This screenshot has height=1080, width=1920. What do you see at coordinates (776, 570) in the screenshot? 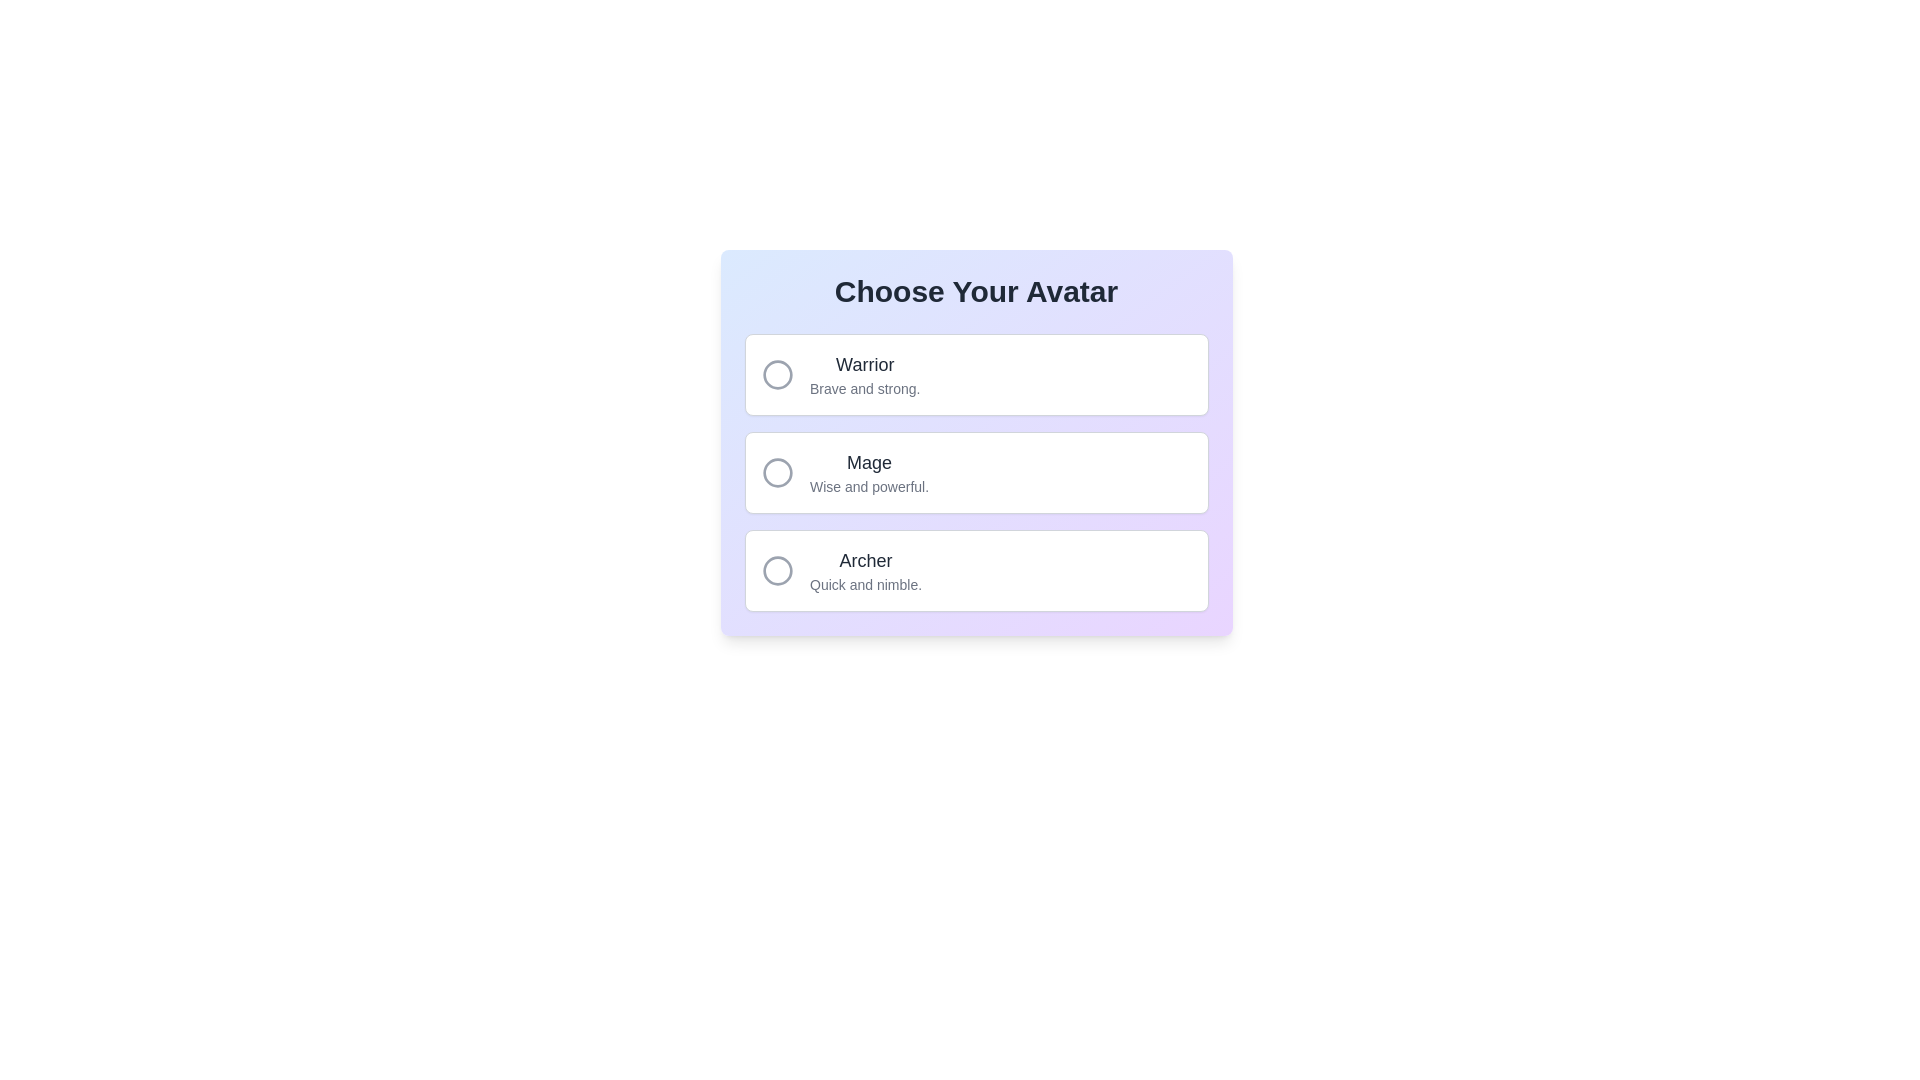
I see `the graphical icon indicating the selection state of the 'Archer' avatar, which is located towards the top-left of the 'Archer' card in the vertical list of avatar choices` at bounding box center [776, 570].